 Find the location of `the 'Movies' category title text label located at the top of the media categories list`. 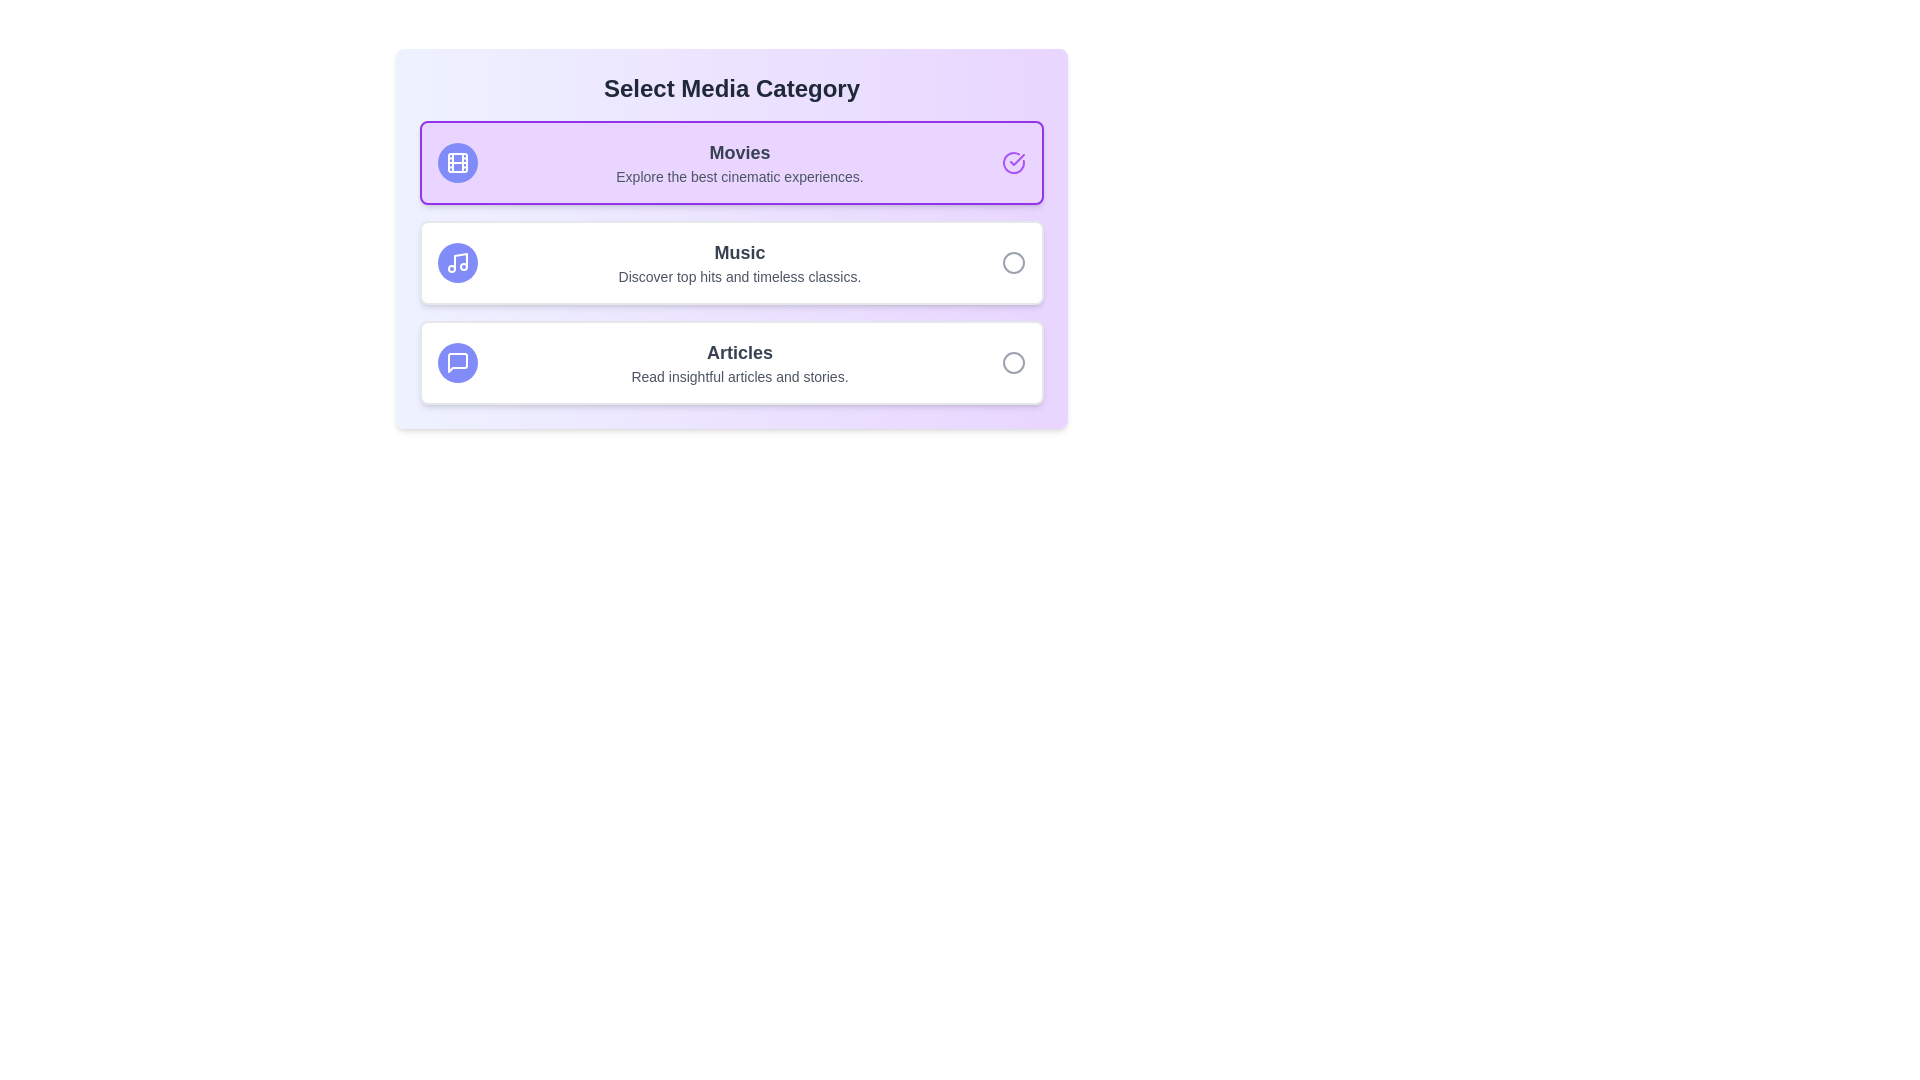

the 'Movies' category title text label located at the top of the media categories list is located at coordinates (738, 152).